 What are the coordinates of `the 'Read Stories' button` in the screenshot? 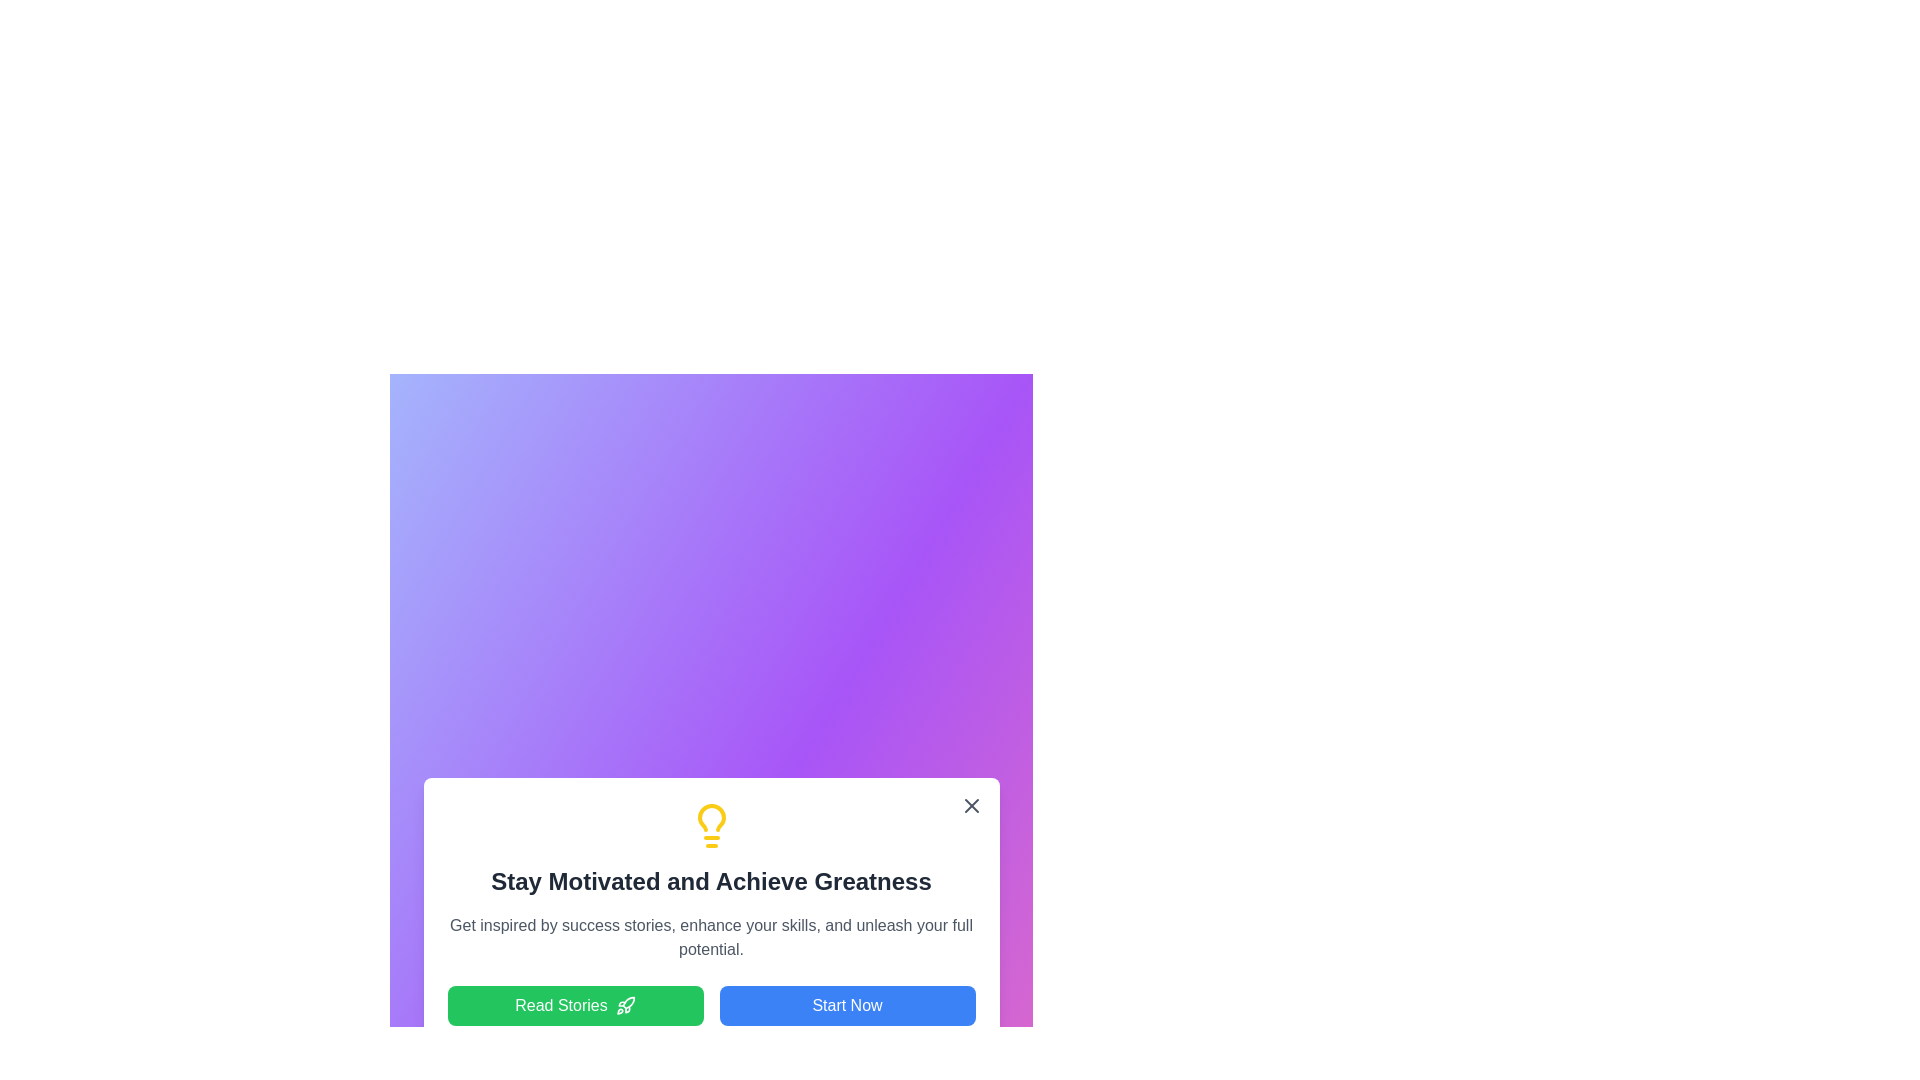 It's located at (574, 1006).